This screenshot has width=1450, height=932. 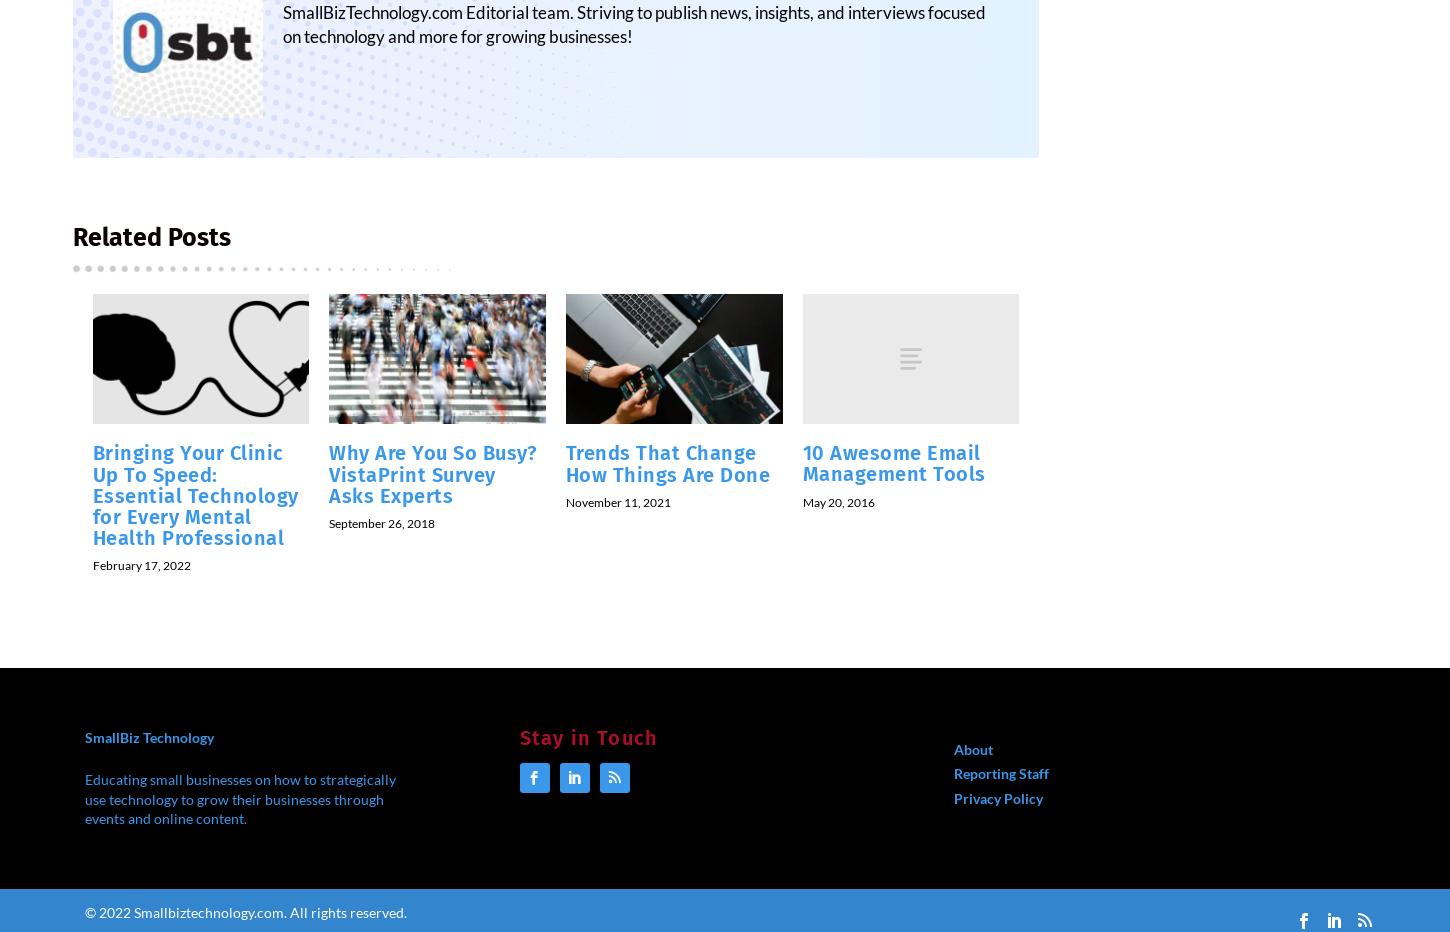 I want to click on 'Related Posts', so click(x=72, y=248).